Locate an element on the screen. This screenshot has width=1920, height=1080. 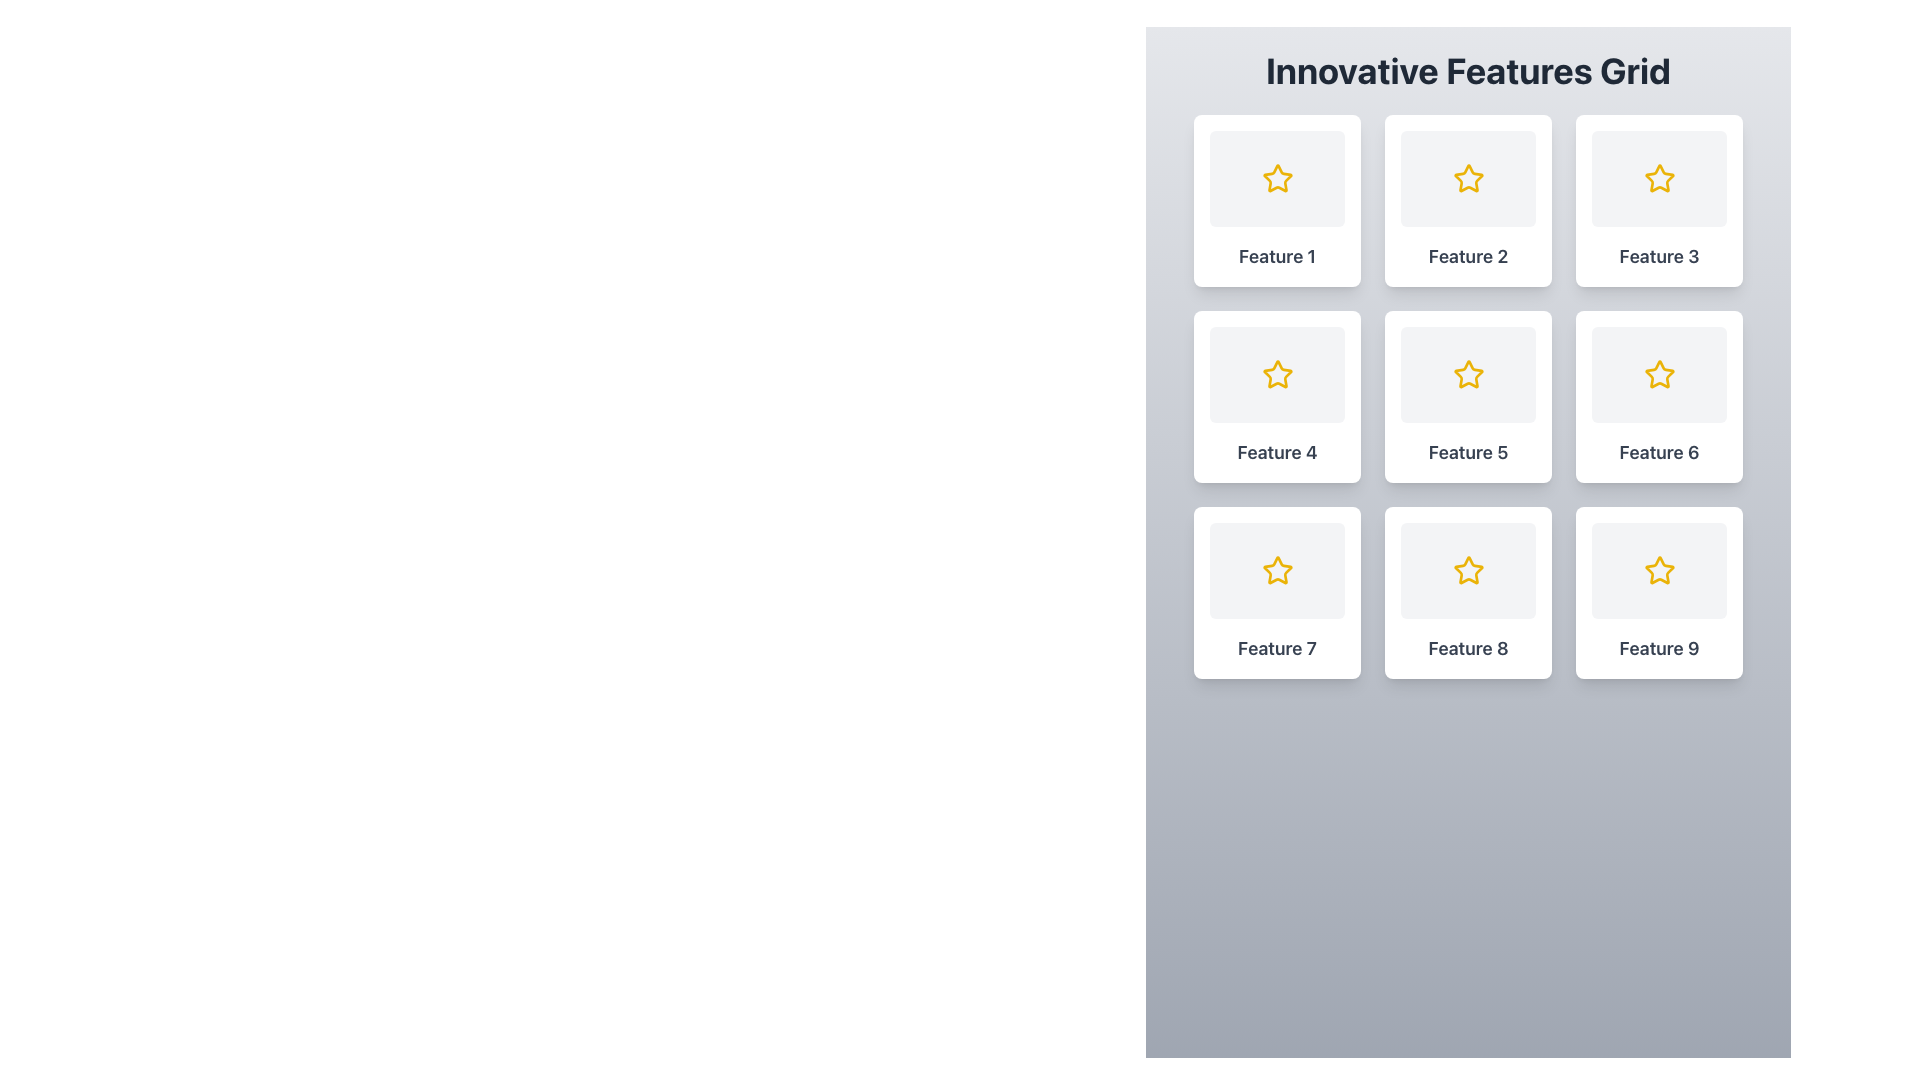
text content of the descriptive label located in the bottom-right card of the Innovative Features Grid, which is positioned below a yellow star icon is located at coordinates (1659, 648).